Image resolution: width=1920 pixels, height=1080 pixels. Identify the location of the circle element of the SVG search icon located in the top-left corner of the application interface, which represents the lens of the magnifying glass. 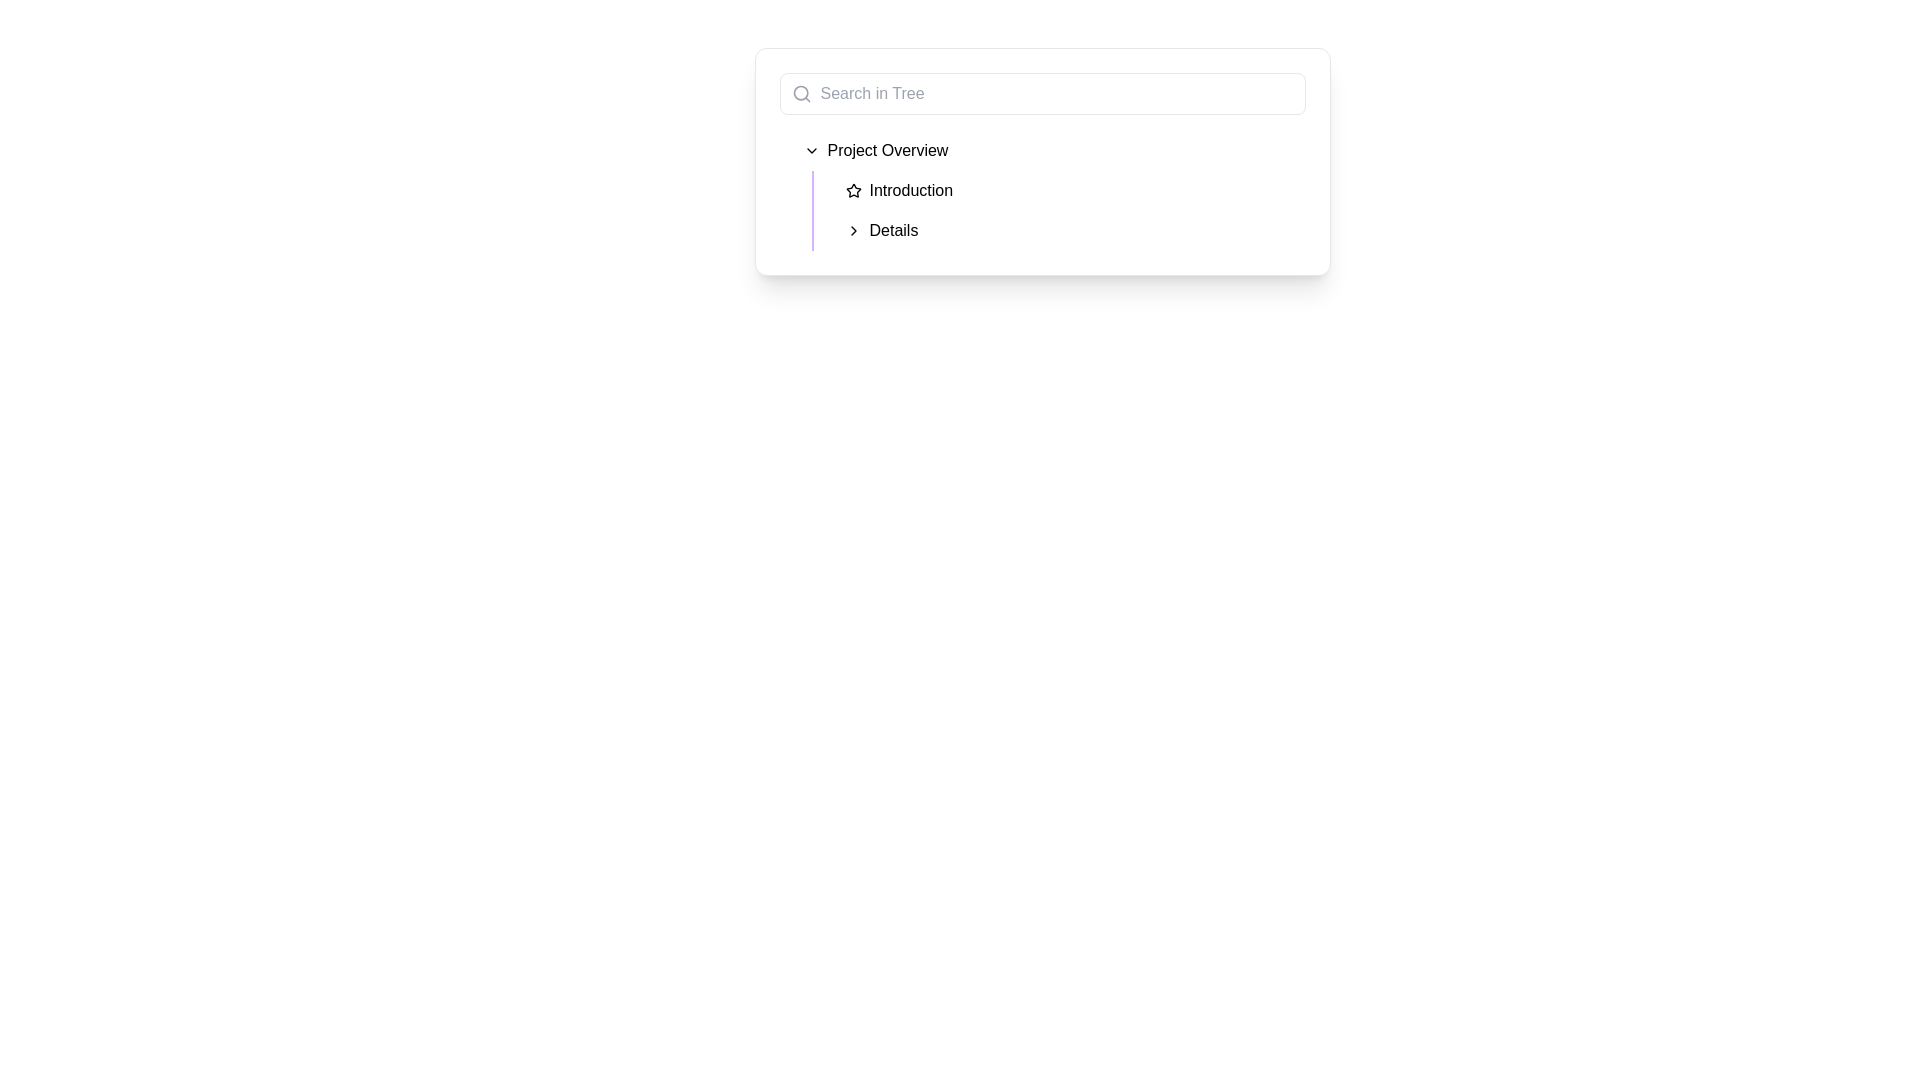
(800, 93).